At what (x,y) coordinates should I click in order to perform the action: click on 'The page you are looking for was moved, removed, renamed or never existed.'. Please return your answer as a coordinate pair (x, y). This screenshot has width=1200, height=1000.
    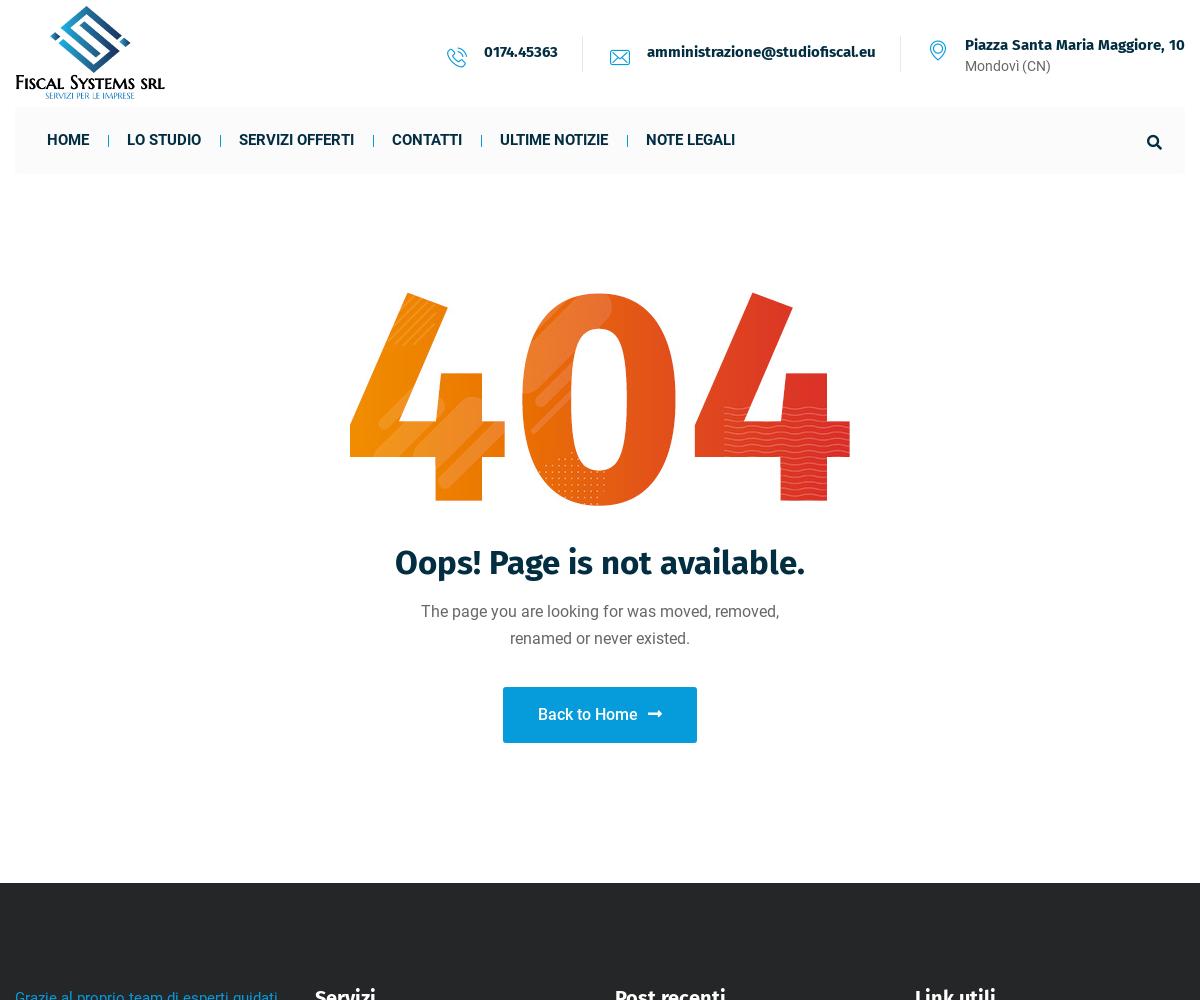
    Looking at the image, I should click on (600, 625).